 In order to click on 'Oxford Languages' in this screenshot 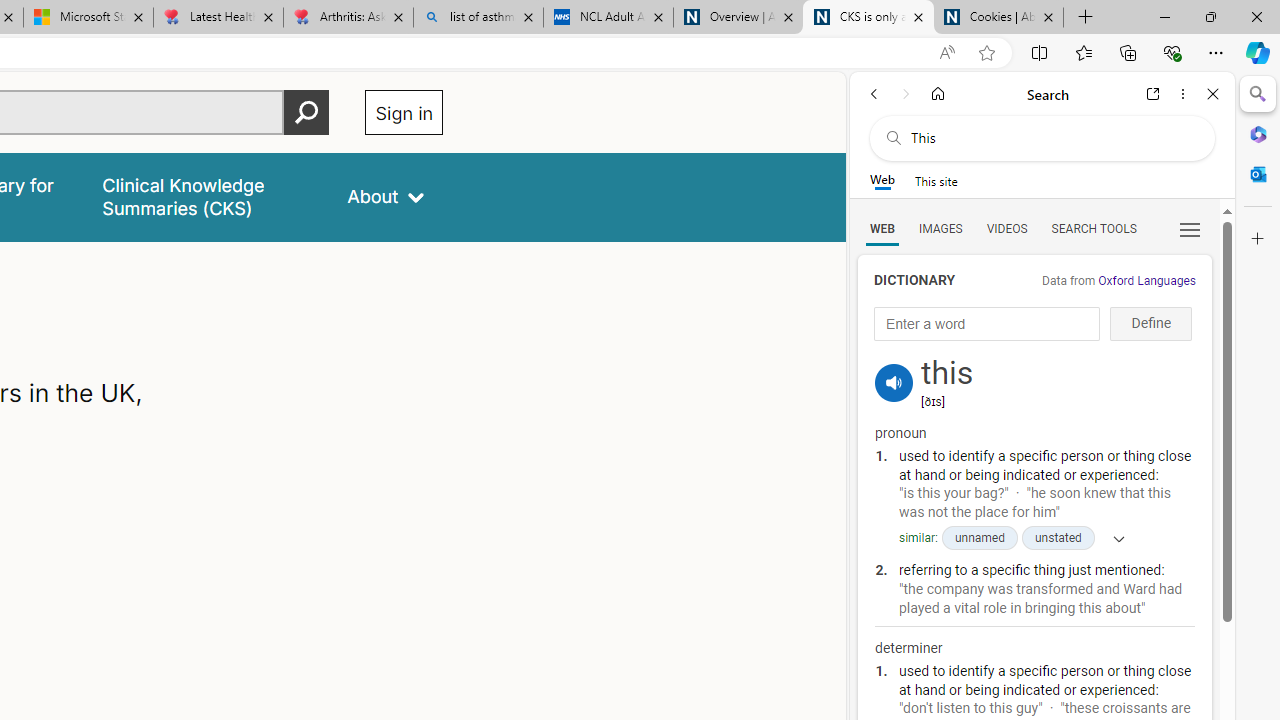, I will do `click(1146, 281)`.